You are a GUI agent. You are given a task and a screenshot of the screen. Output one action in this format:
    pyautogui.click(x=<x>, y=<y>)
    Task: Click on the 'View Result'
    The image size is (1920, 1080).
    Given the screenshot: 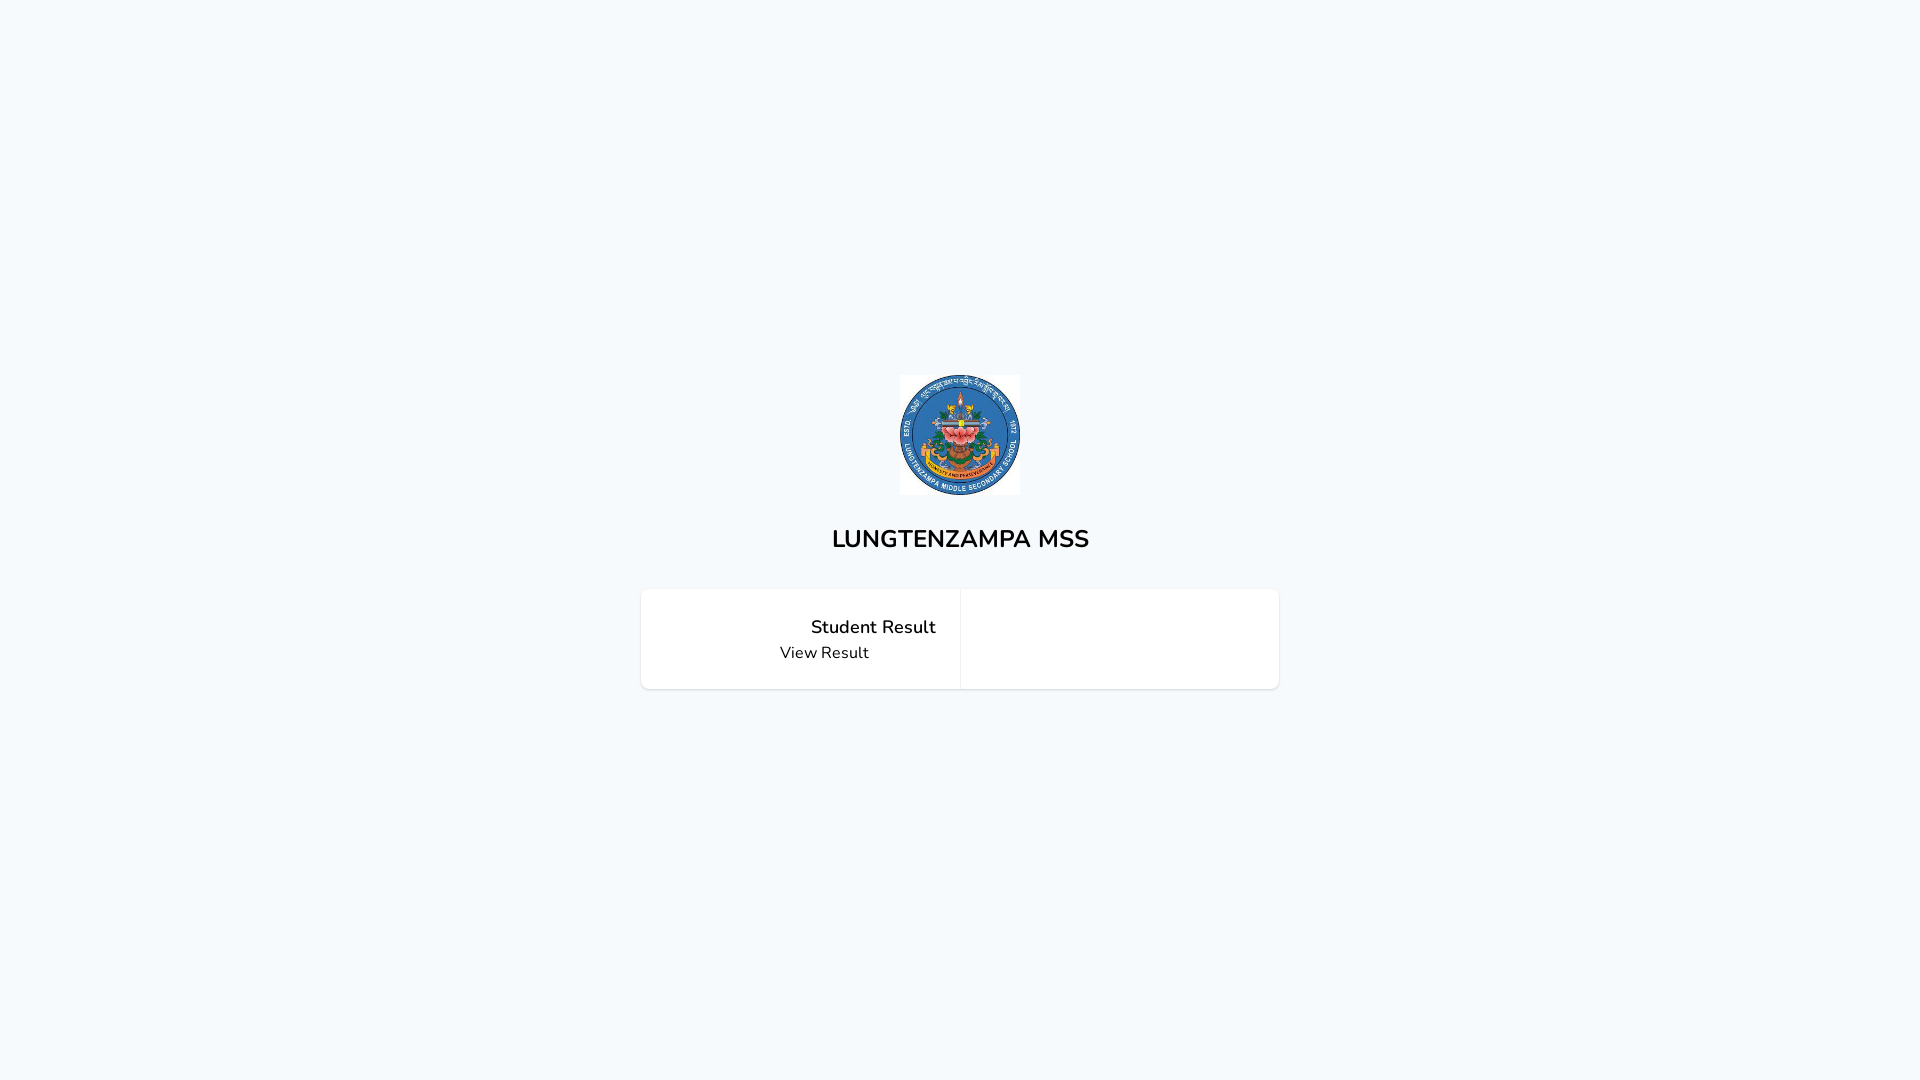 What is the action you would take?
    pyautogui.click(x=824, y=652)
    